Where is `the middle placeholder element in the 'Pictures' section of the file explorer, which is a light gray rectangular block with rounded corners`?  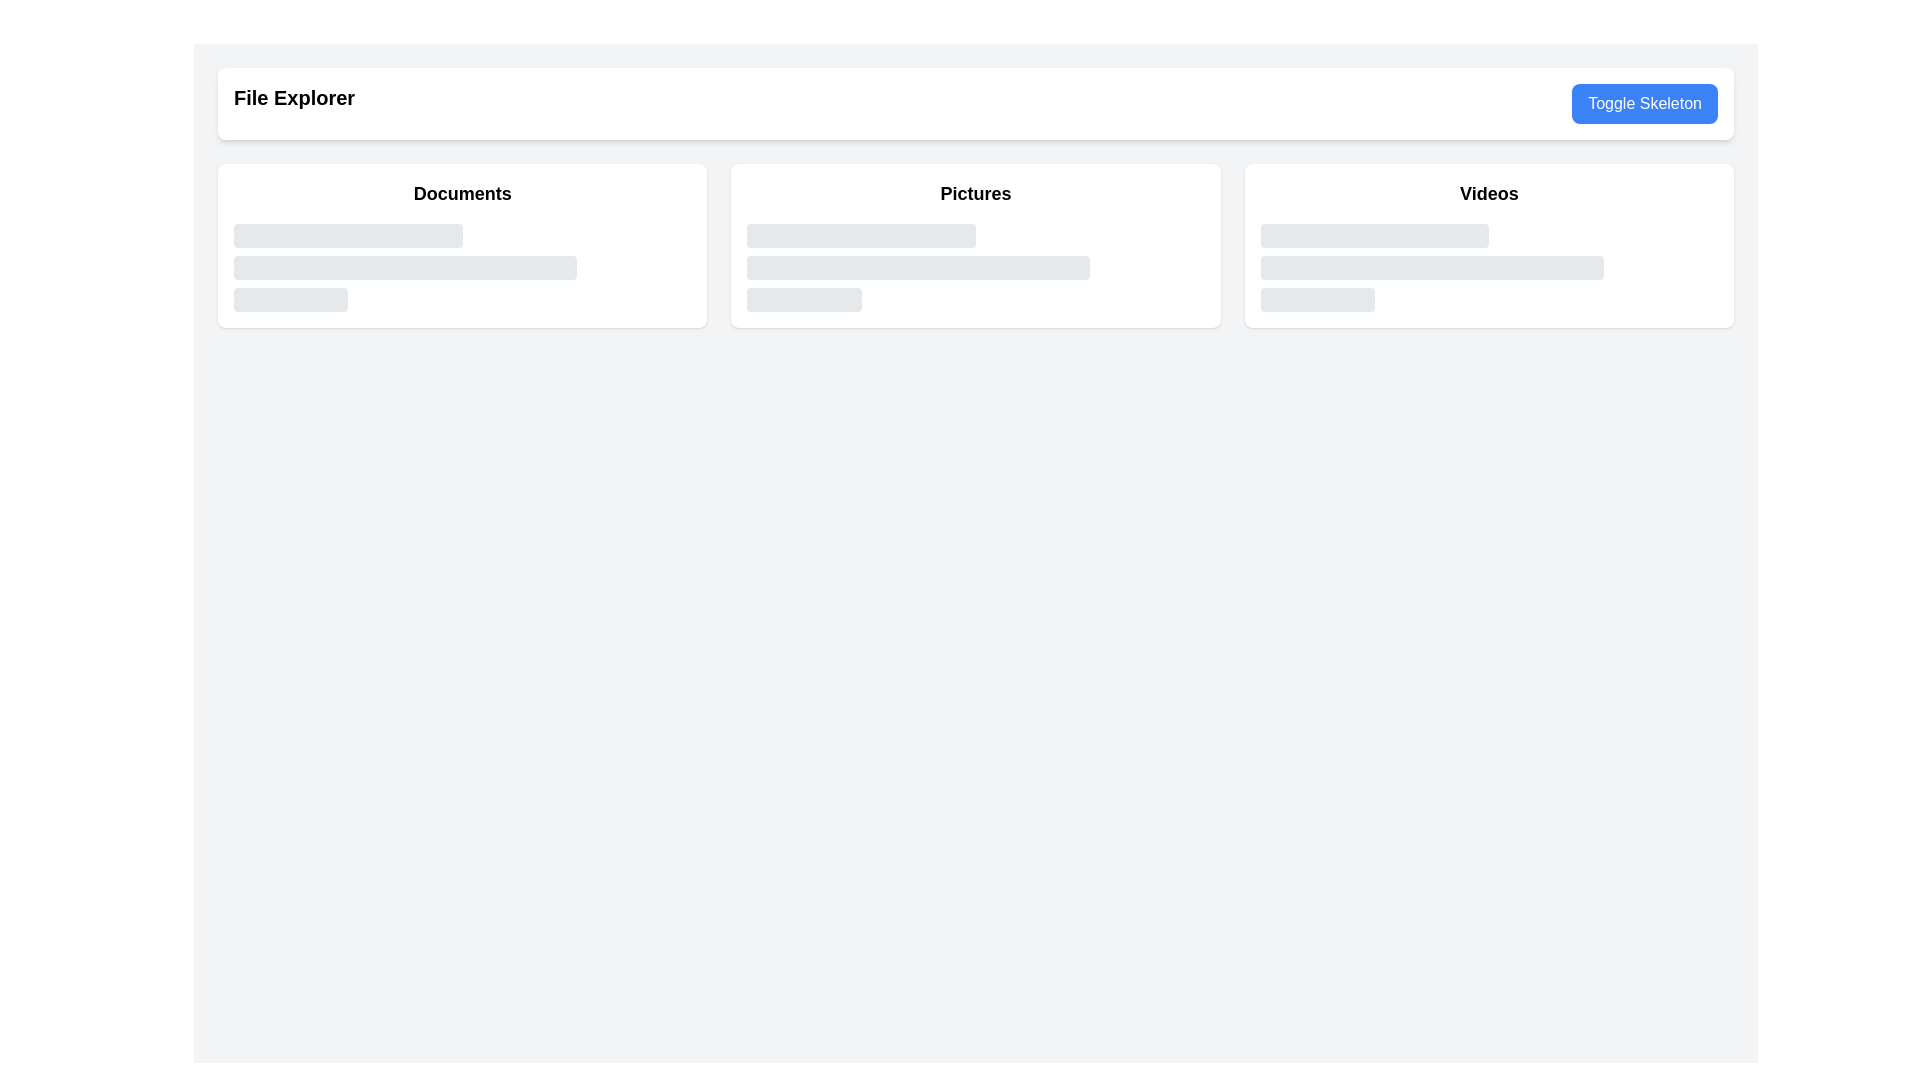
the middle placeholder element in the 'Pictures' section of the file explorer, which is a light gray rectangular block with rounded corners is located at coordinates (917, 266).